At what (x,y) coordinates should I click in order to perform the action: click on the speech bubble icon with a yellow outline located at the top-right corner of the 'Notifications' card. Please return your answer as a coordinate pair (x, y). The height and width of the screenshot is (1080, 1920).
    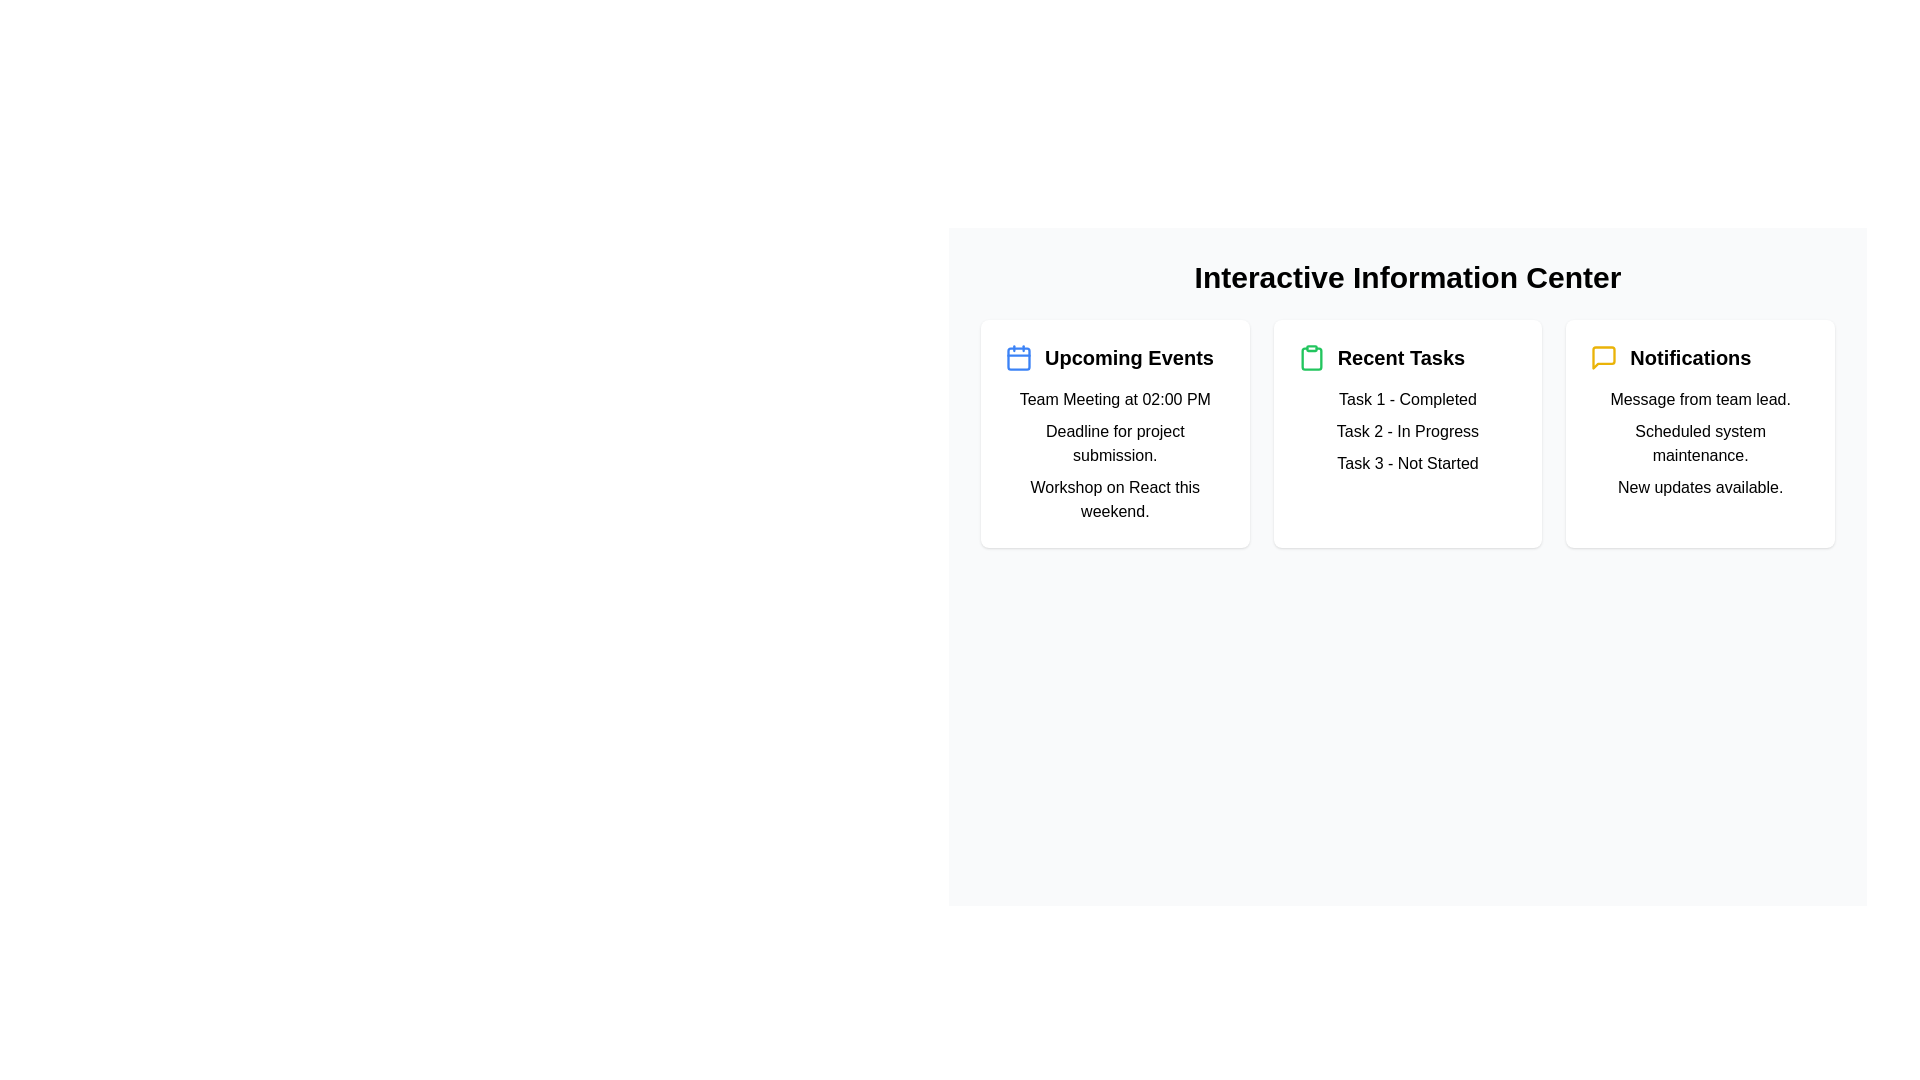
    Looking at the image, I should click on (1604, 357).